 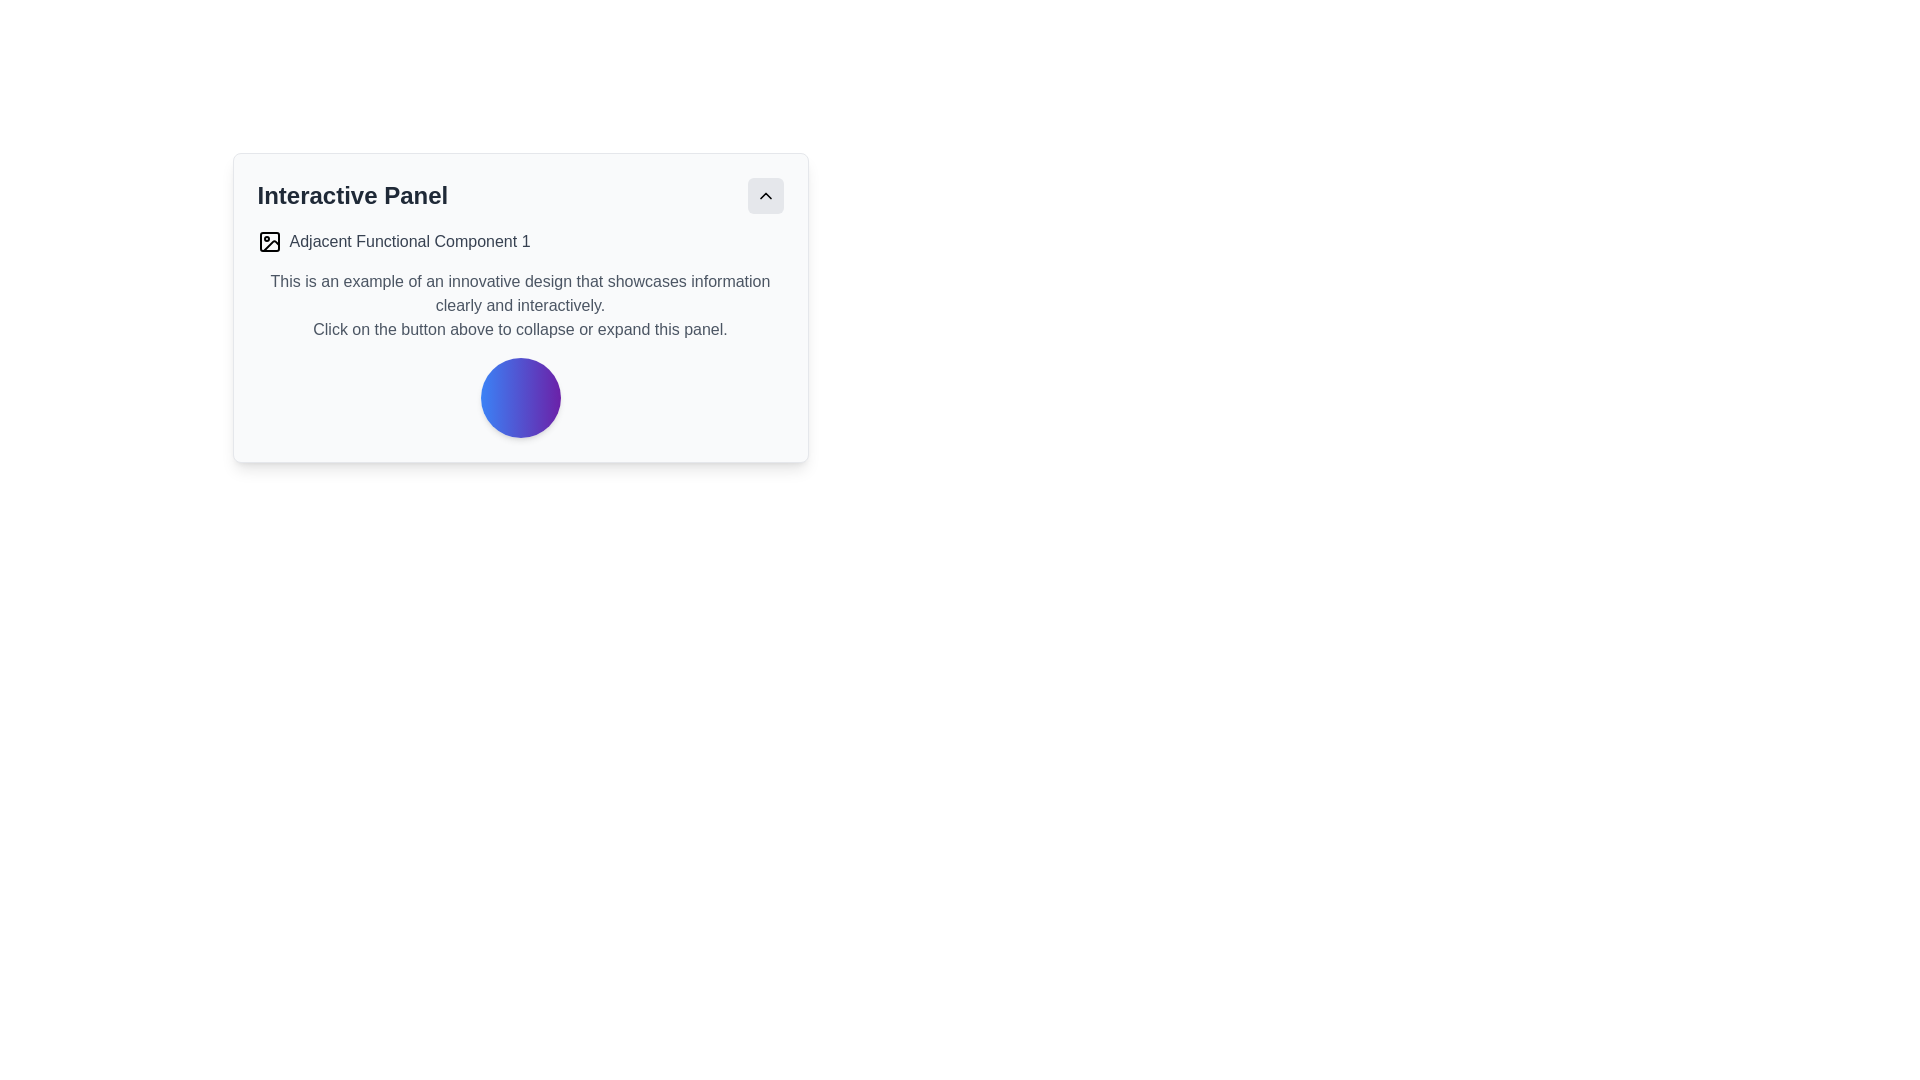 What do you see at coordinates (352, 196) in the screenshot?
I see `the 'Interactive Panel' text label, which is styled in bold and large dark gray font, positioned at the top left of the interface` at bounding box center [352, 196].